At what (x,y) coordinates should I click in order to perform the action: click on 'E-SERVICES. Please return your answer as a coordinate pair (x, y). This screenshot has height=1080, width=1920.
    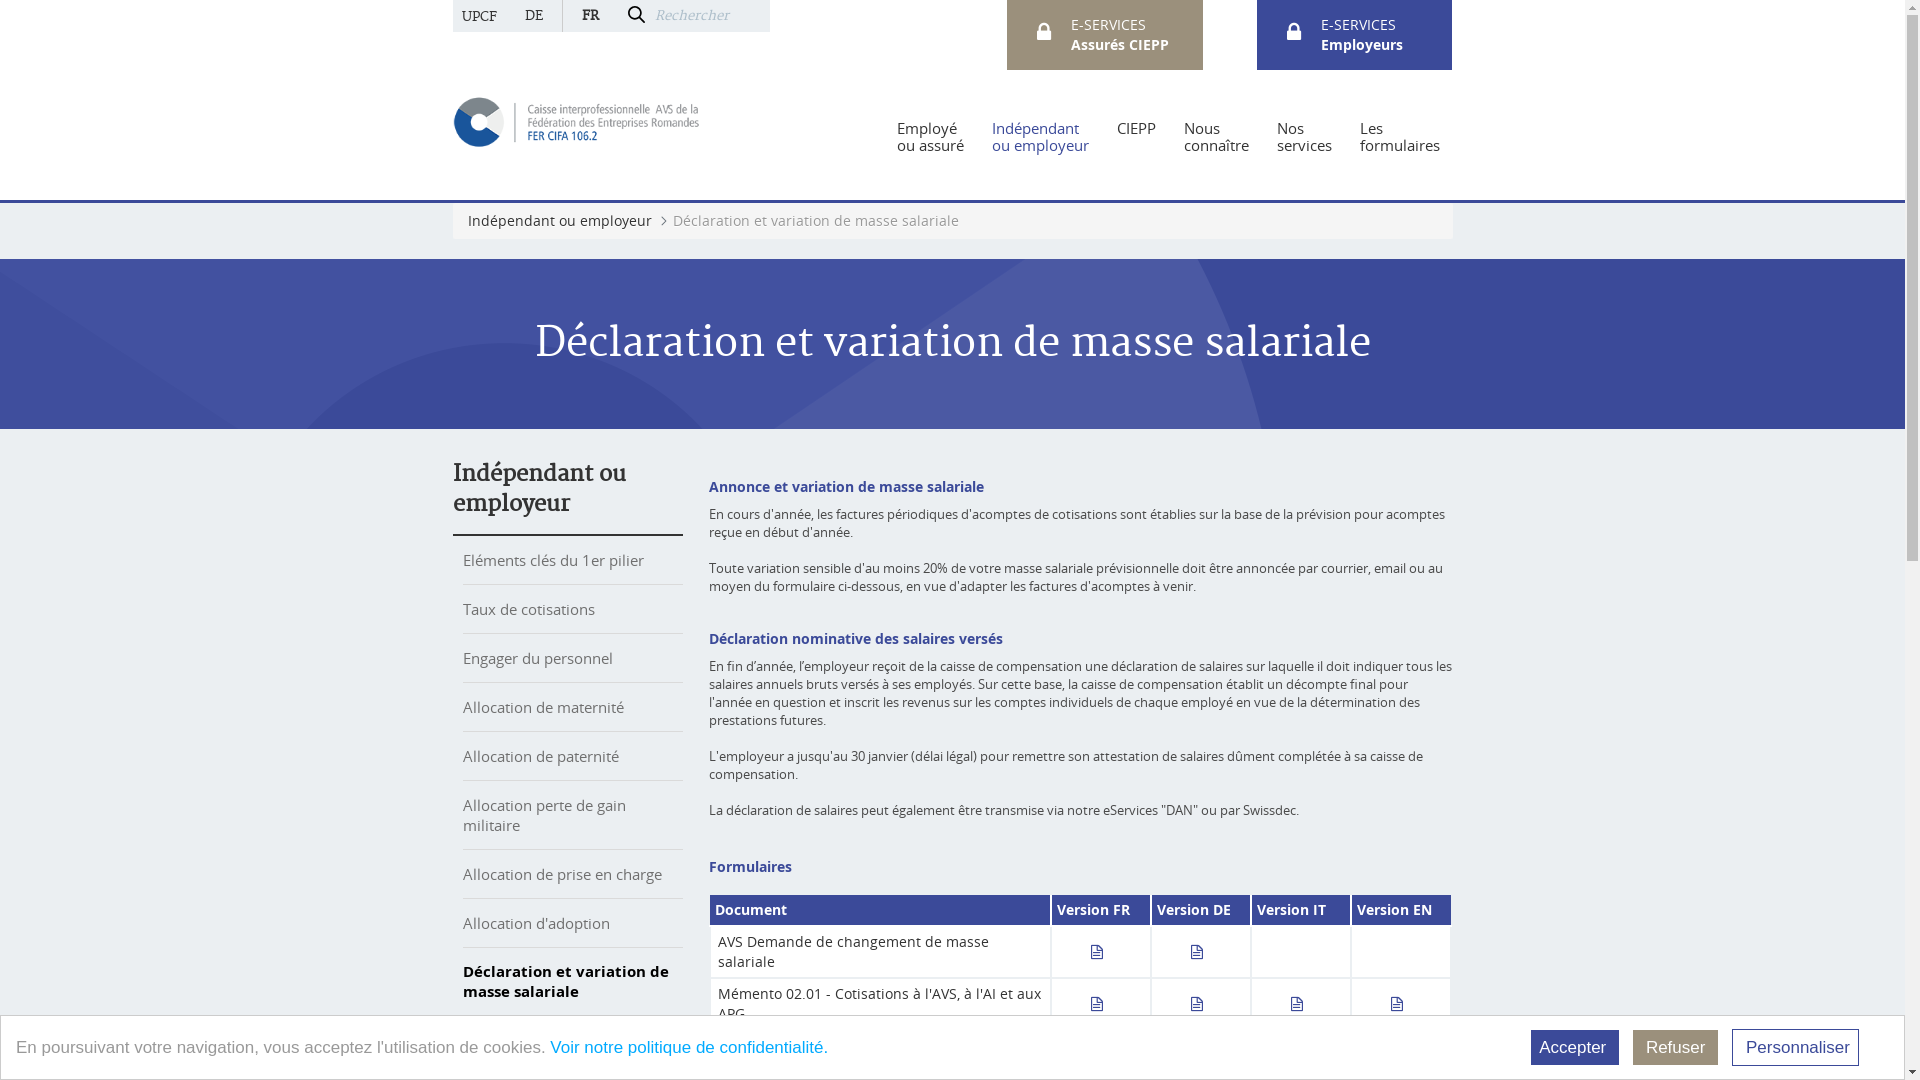
    Looking at the image, I should click on (1361, 34).